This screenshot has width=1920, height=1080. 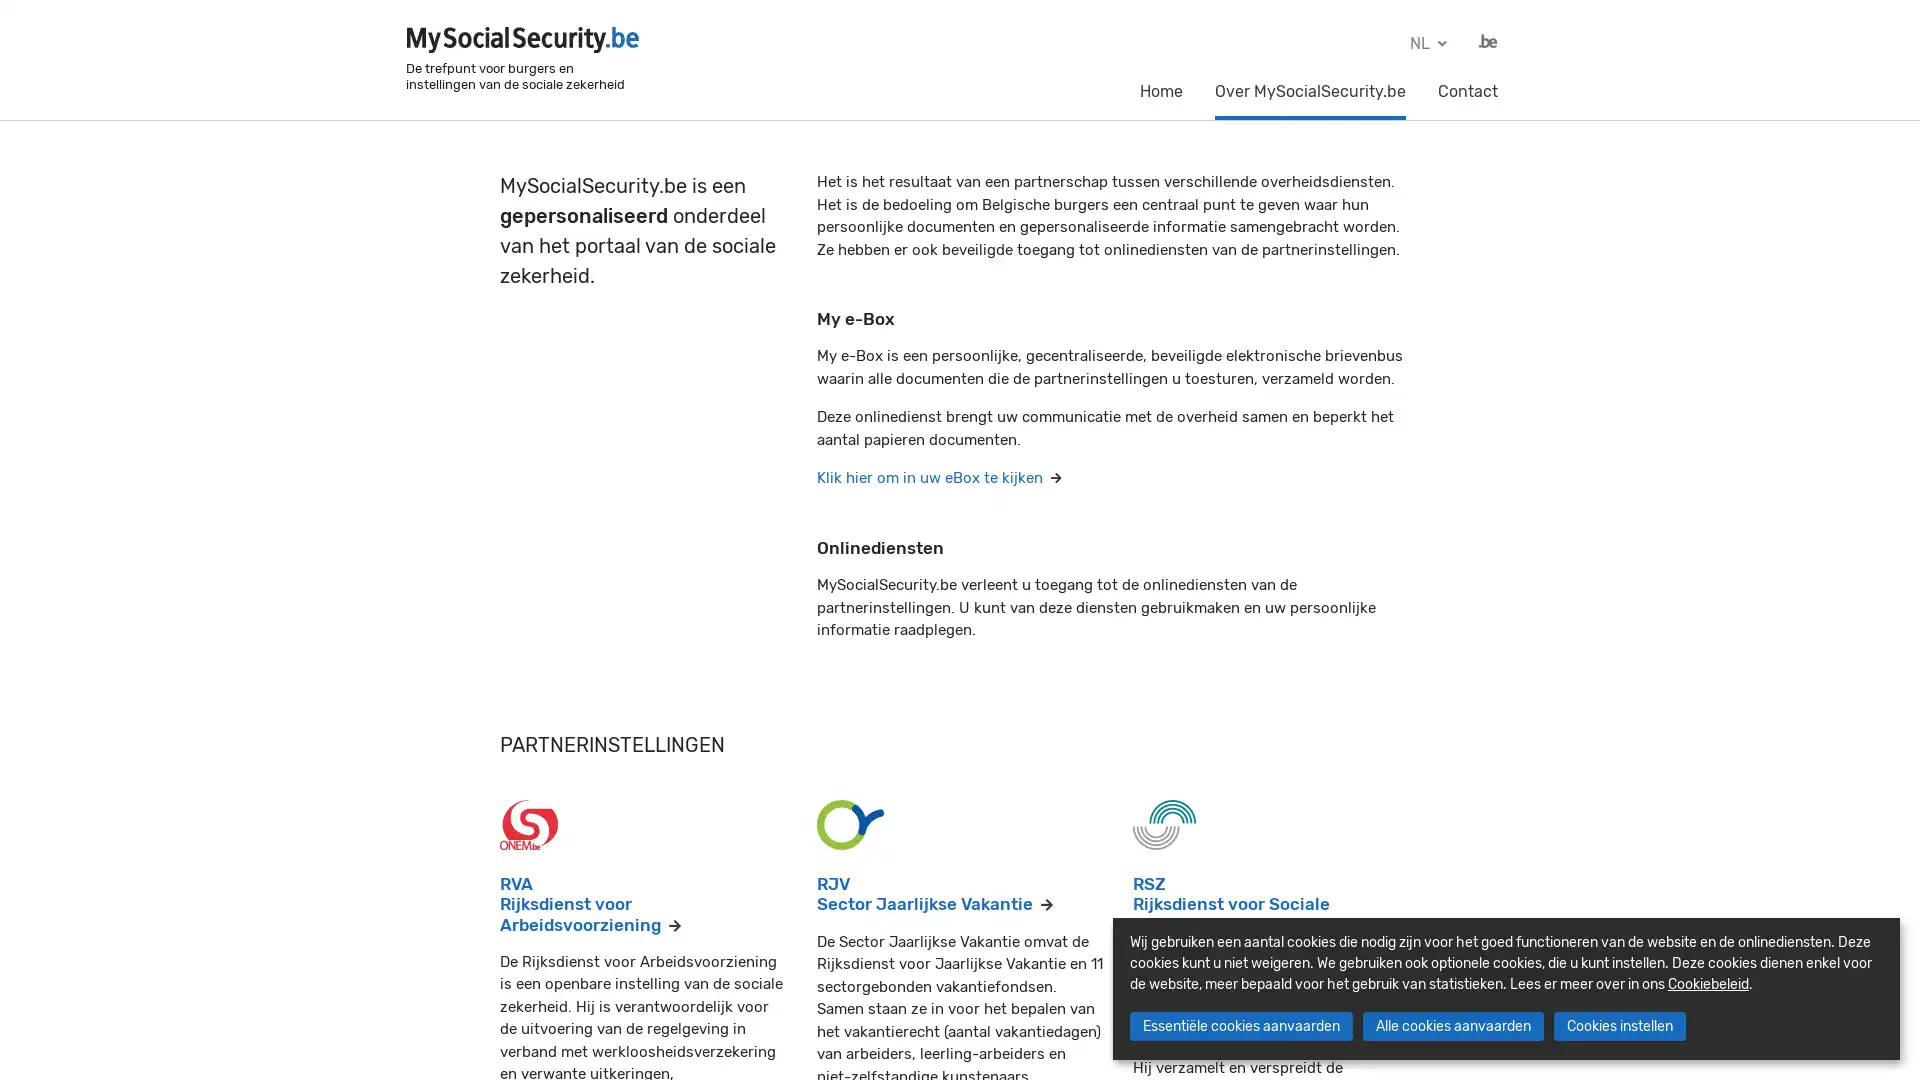 I want to click on Alle cookies aanvaarden, so click(x=1452, y=1026).